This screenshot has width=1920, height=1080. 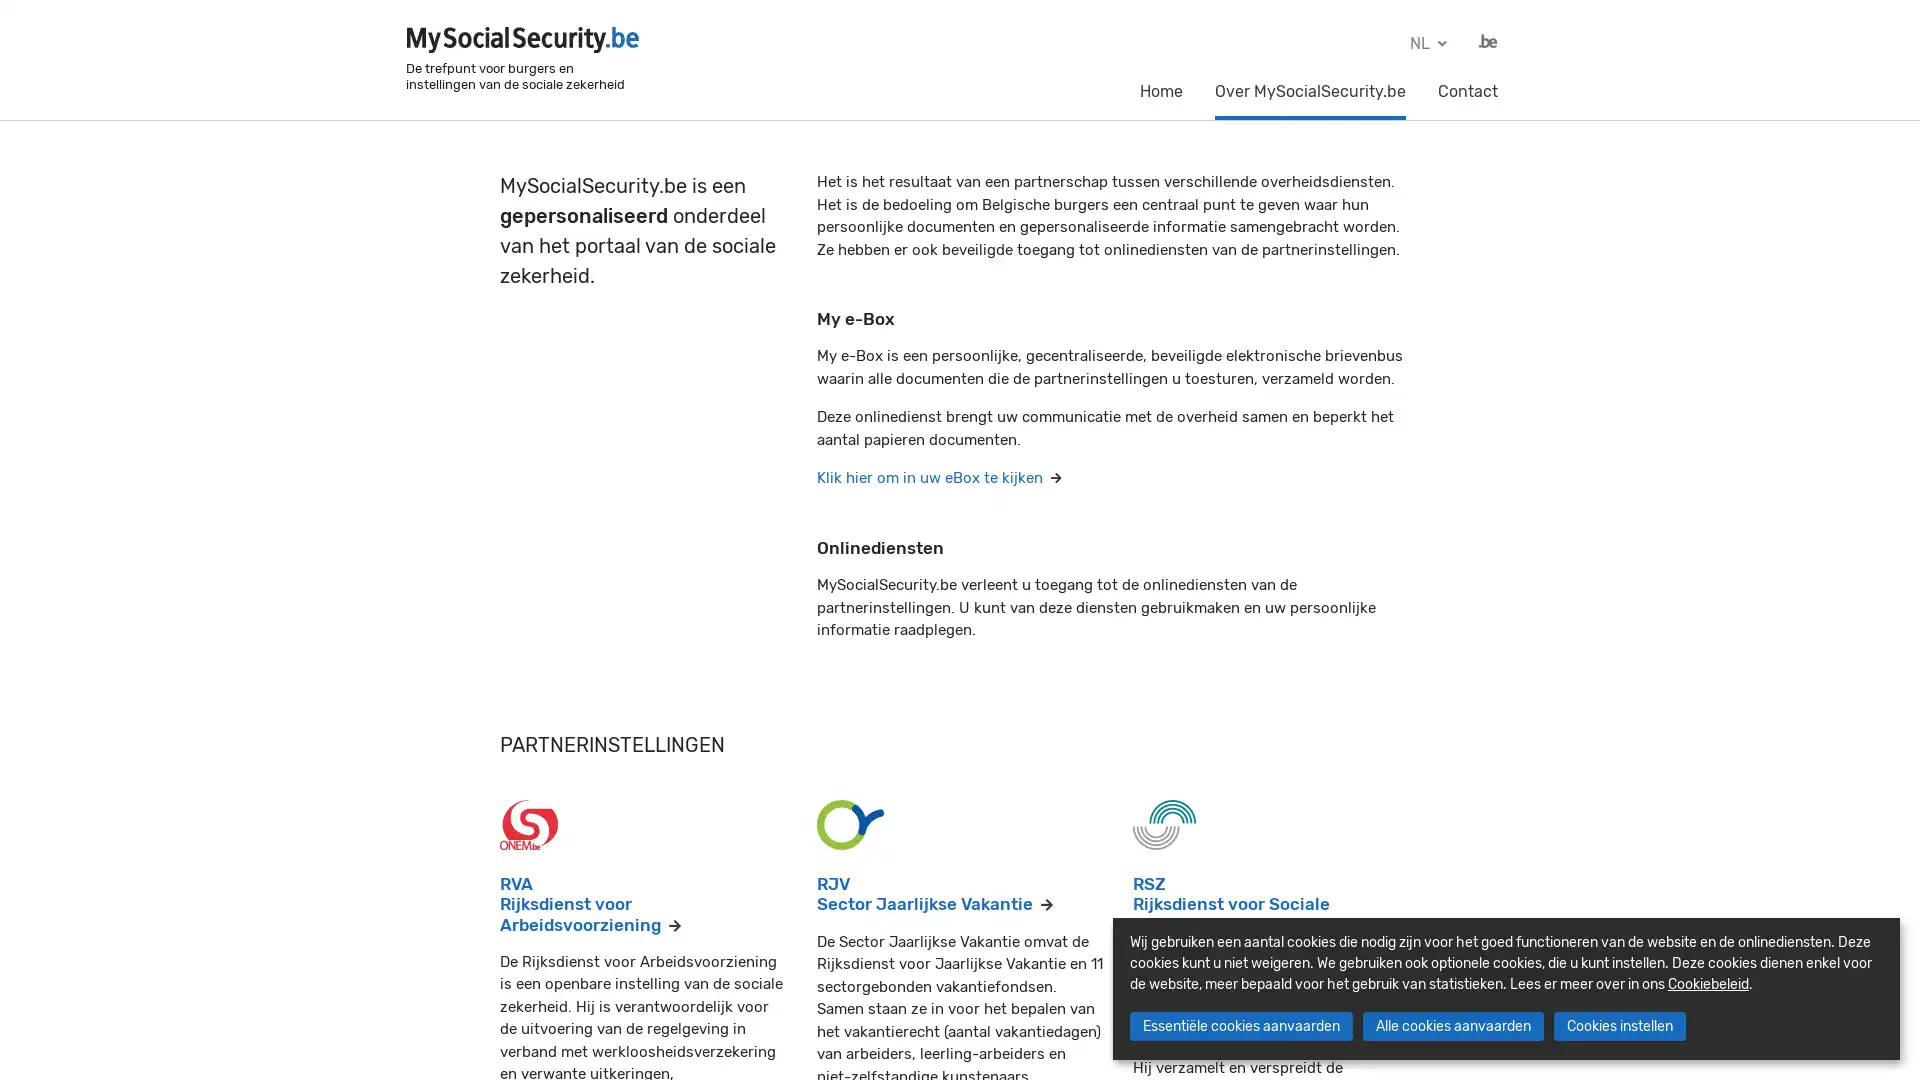 I want to click on Alle cookies aanvaarden, so click(x=1452, y=1026).